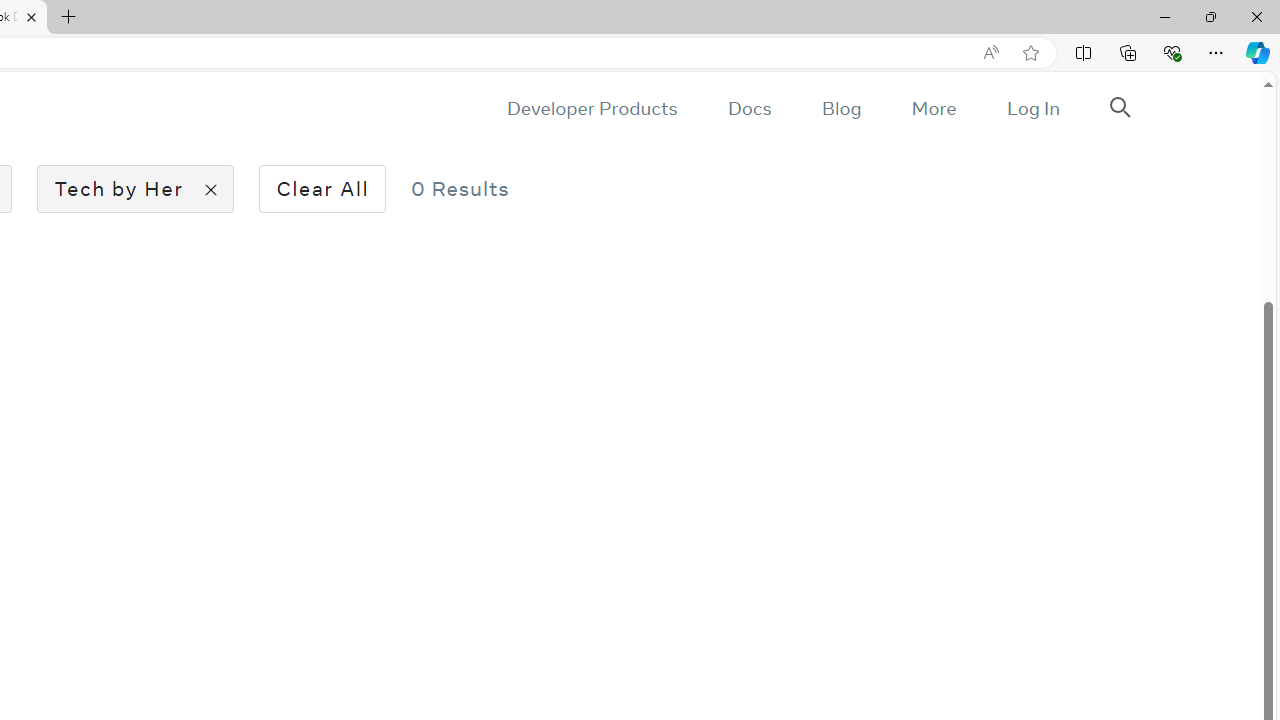  What do you see at coordinates (591, 108) in the screenshot?
I see `'Developer Products'` at bounding box center [591, 108].